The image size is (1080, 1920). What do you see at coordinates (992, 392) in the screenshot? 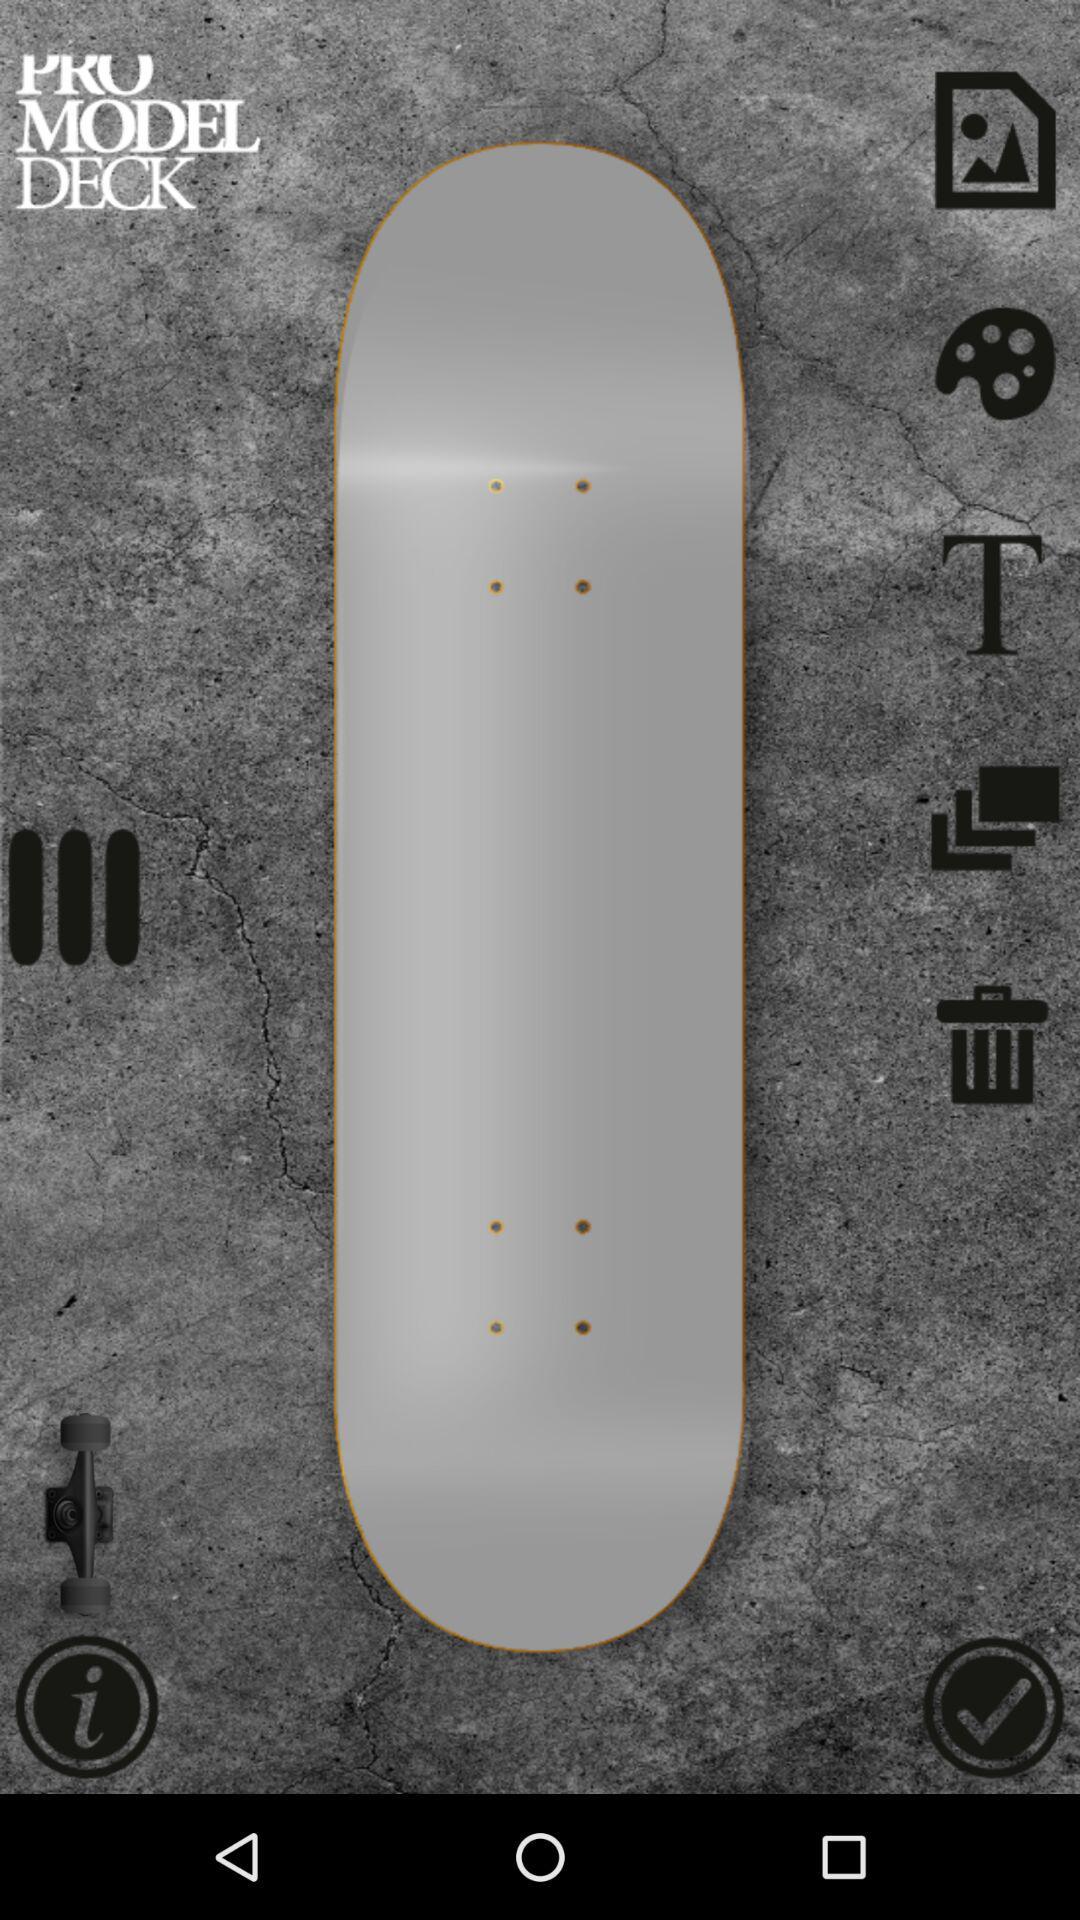
I see `the settings icon` at bounding box center [992, 392].